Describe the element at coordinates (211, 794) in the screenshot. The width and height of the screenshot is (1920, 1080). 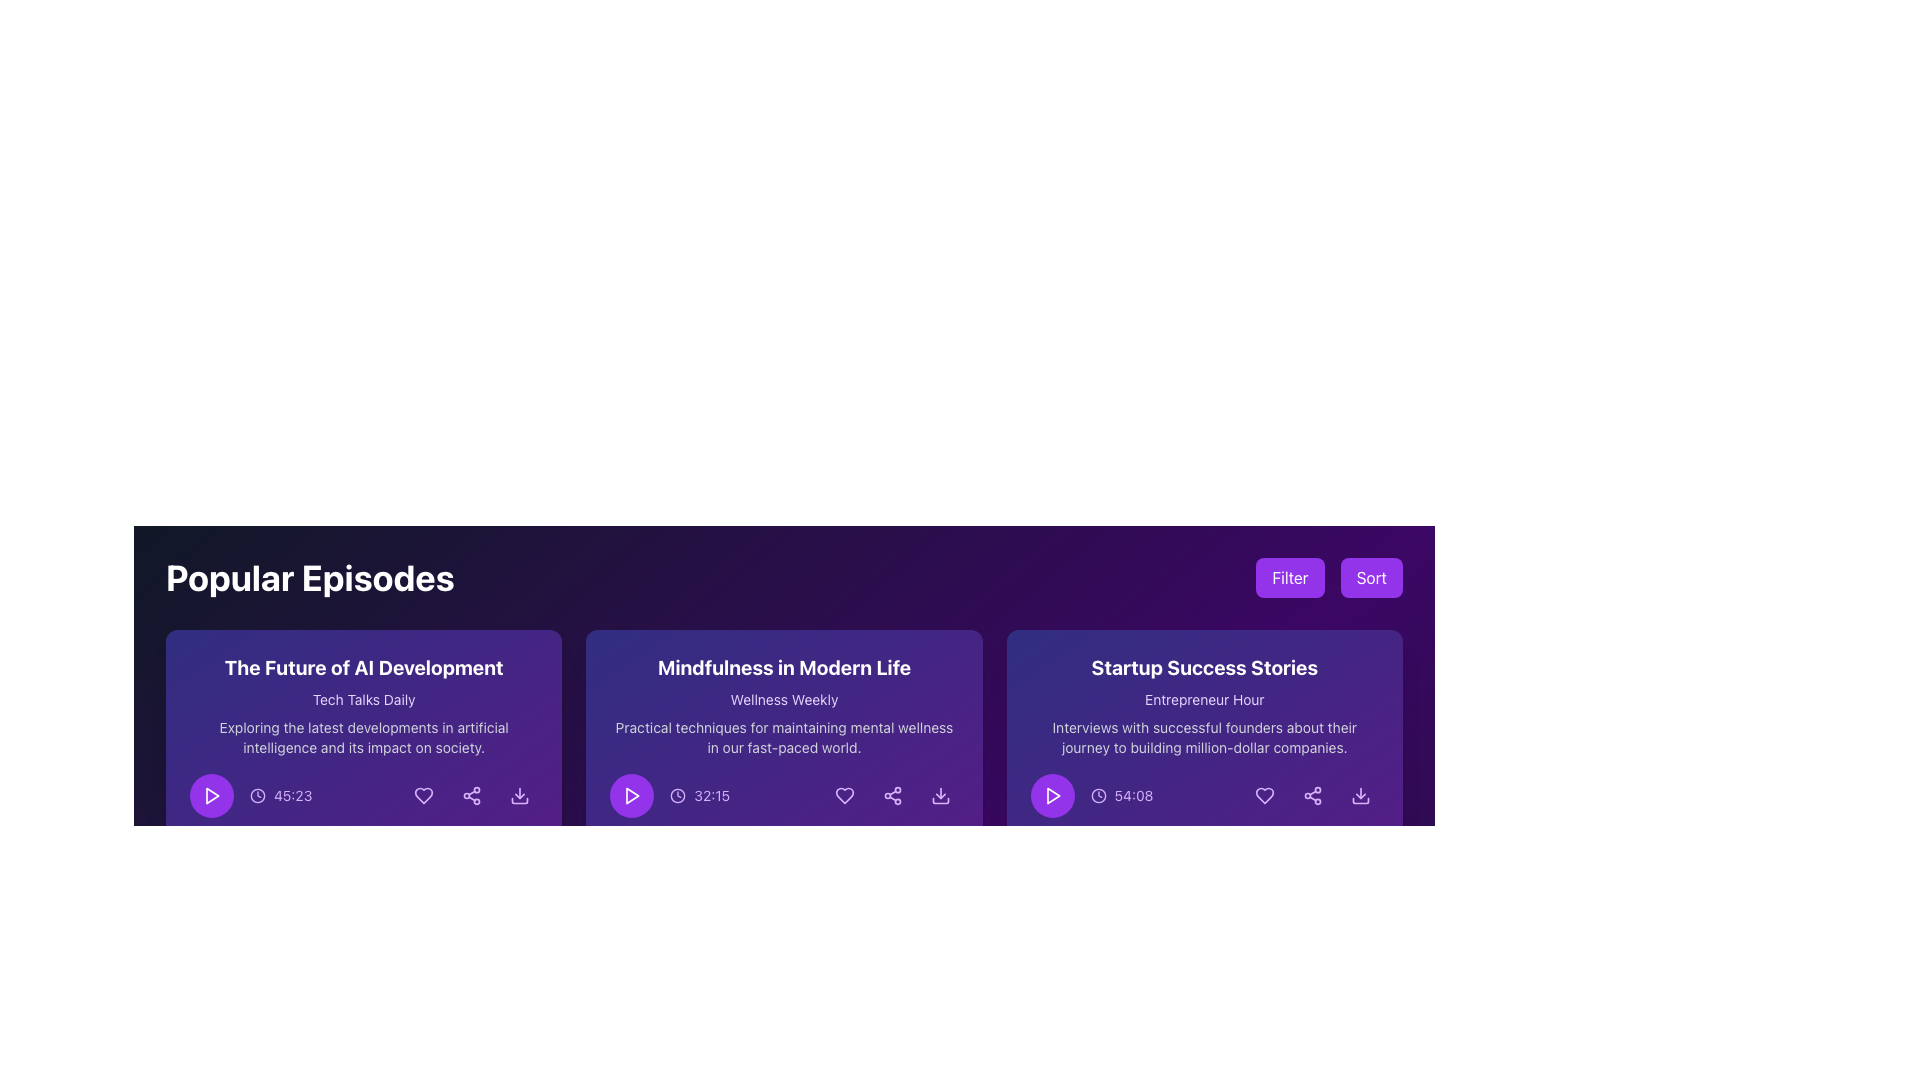
I see `the playback button located at the bottom left corner of the card titled 'The Future of AI Development'` at that location.